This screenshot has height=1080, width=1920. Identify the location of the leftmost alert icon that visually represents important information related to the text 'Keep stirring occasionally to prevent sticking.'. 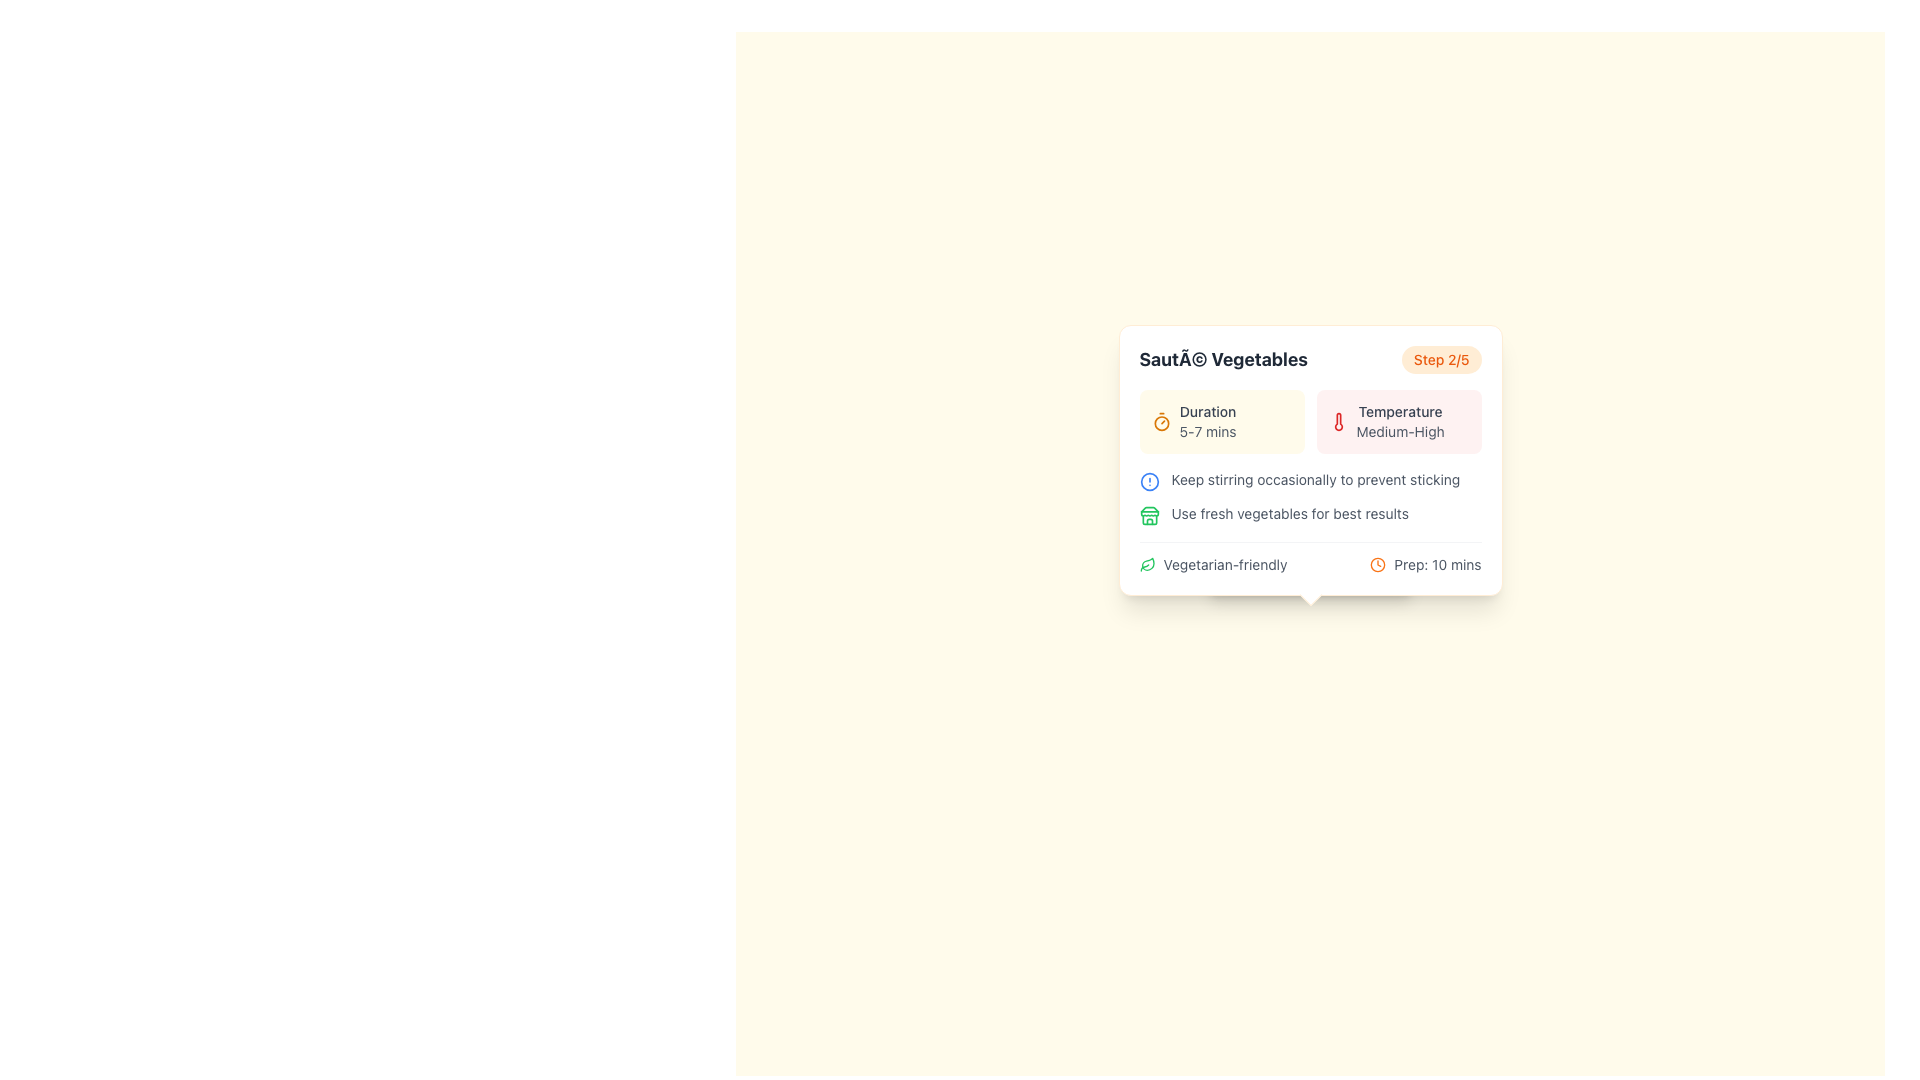
(1149, 482).